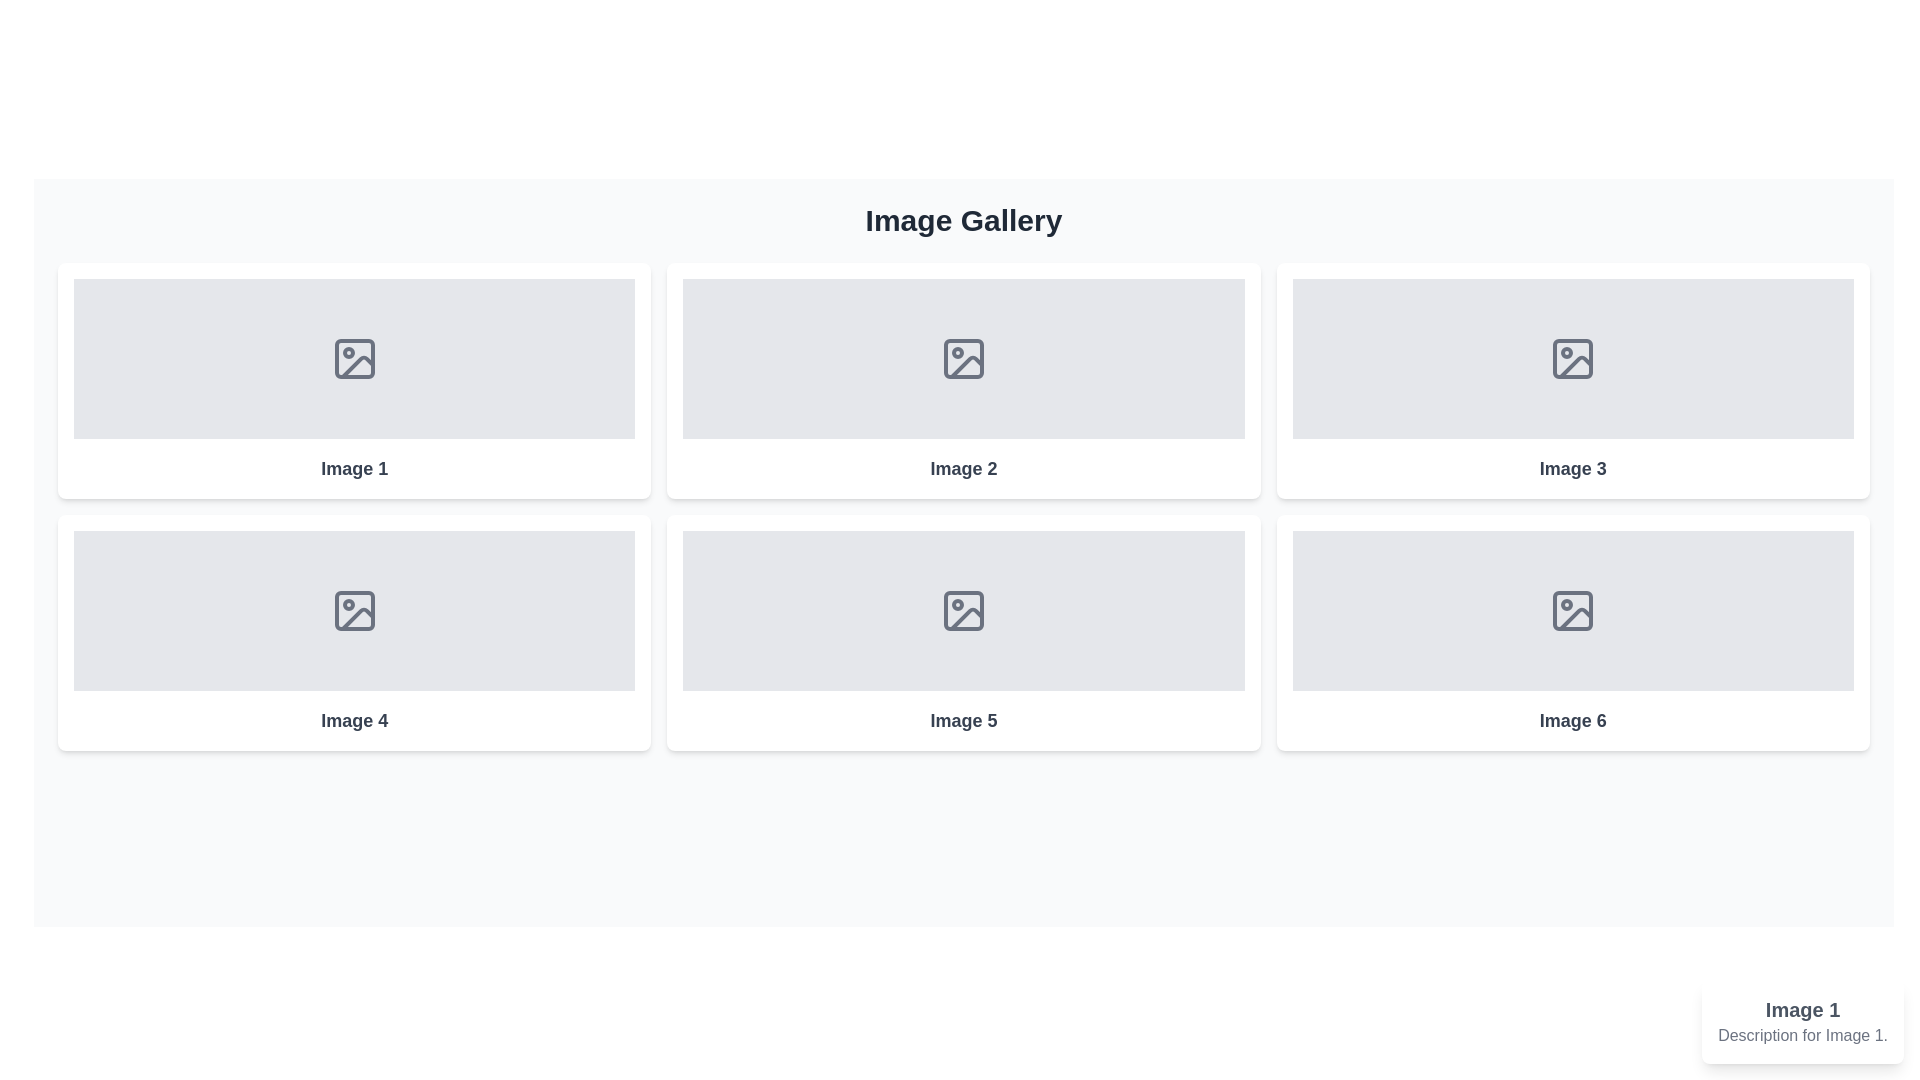  What do you see at coordinates (1572, 357) in the screenshot?
I see `the Decorative icon component, which is the square part of the image icon in the first row, third column of the grid layout` at bounding box center [1572, 357].